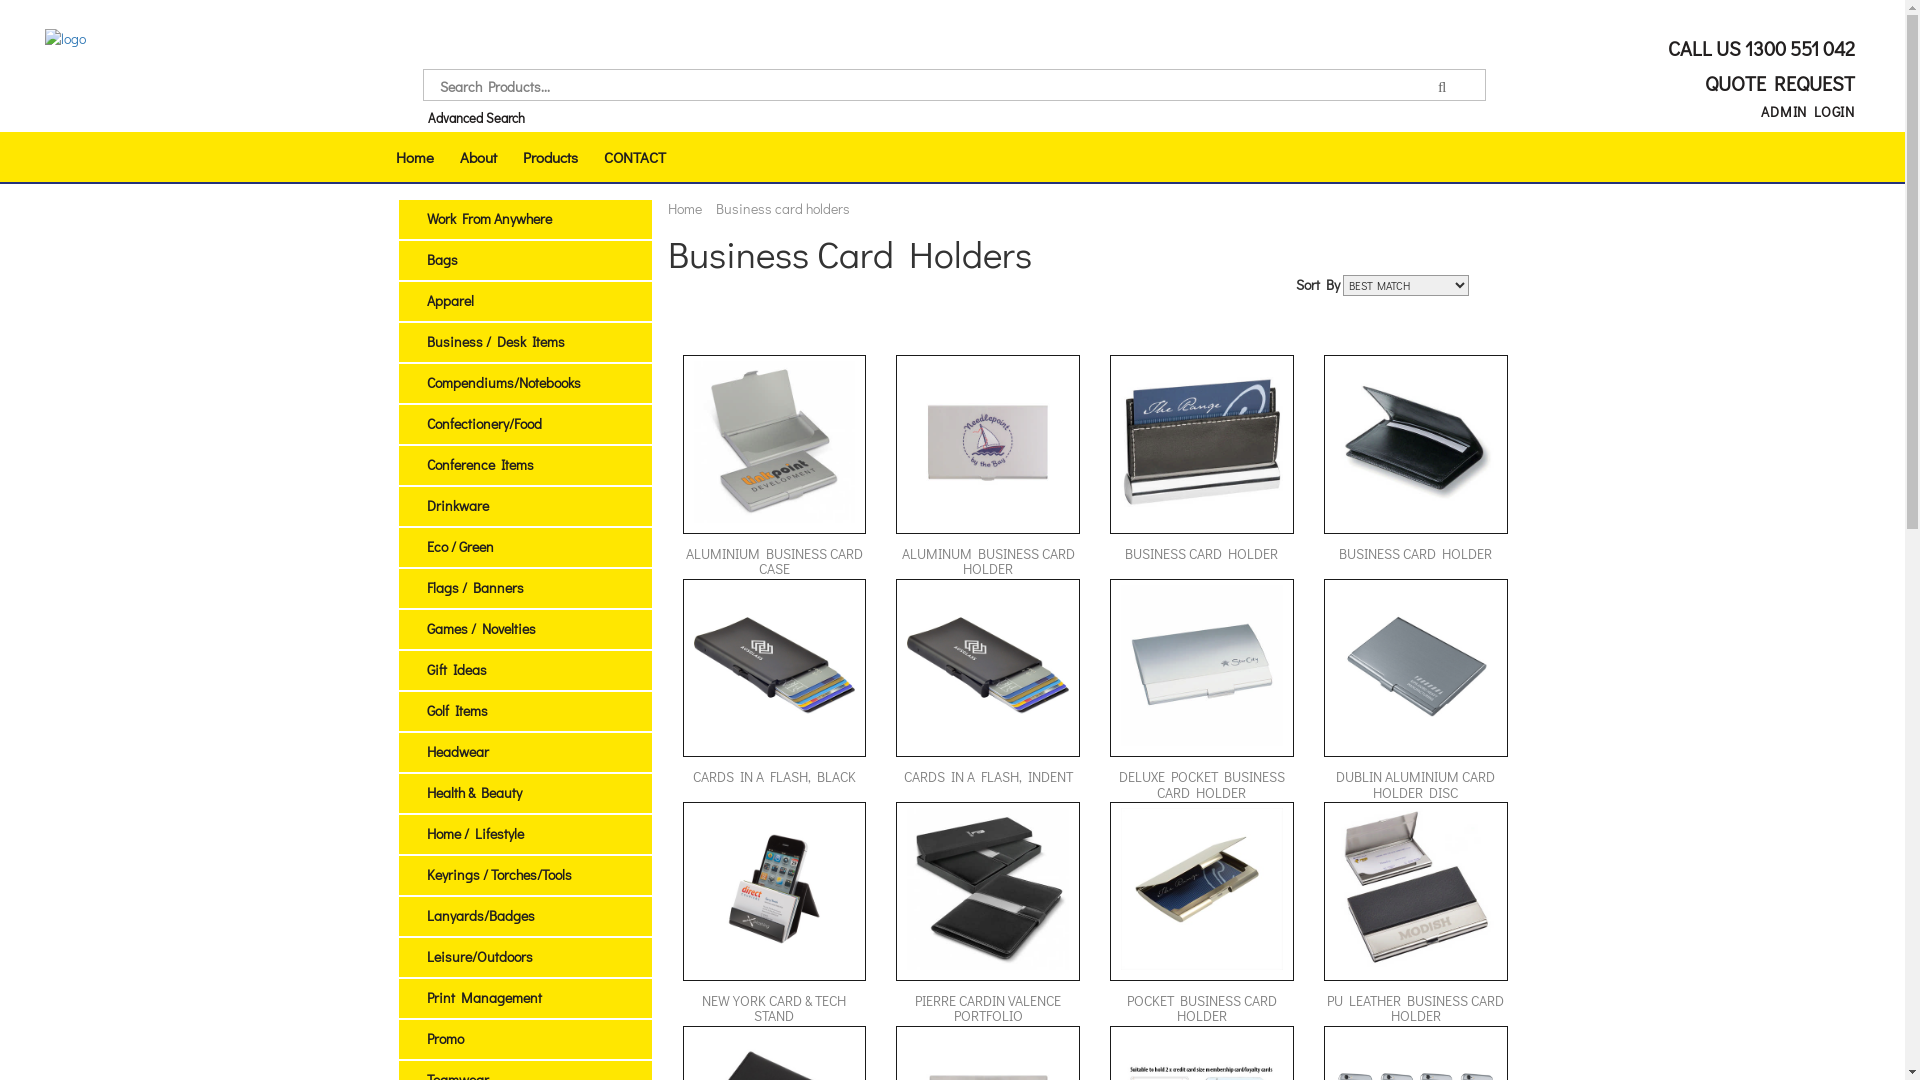 The height and width of the screenshot is (1080, 1920). I want to click on 'Aluminium Business Card Case (100743_TRDZ)', so click(773, 441).